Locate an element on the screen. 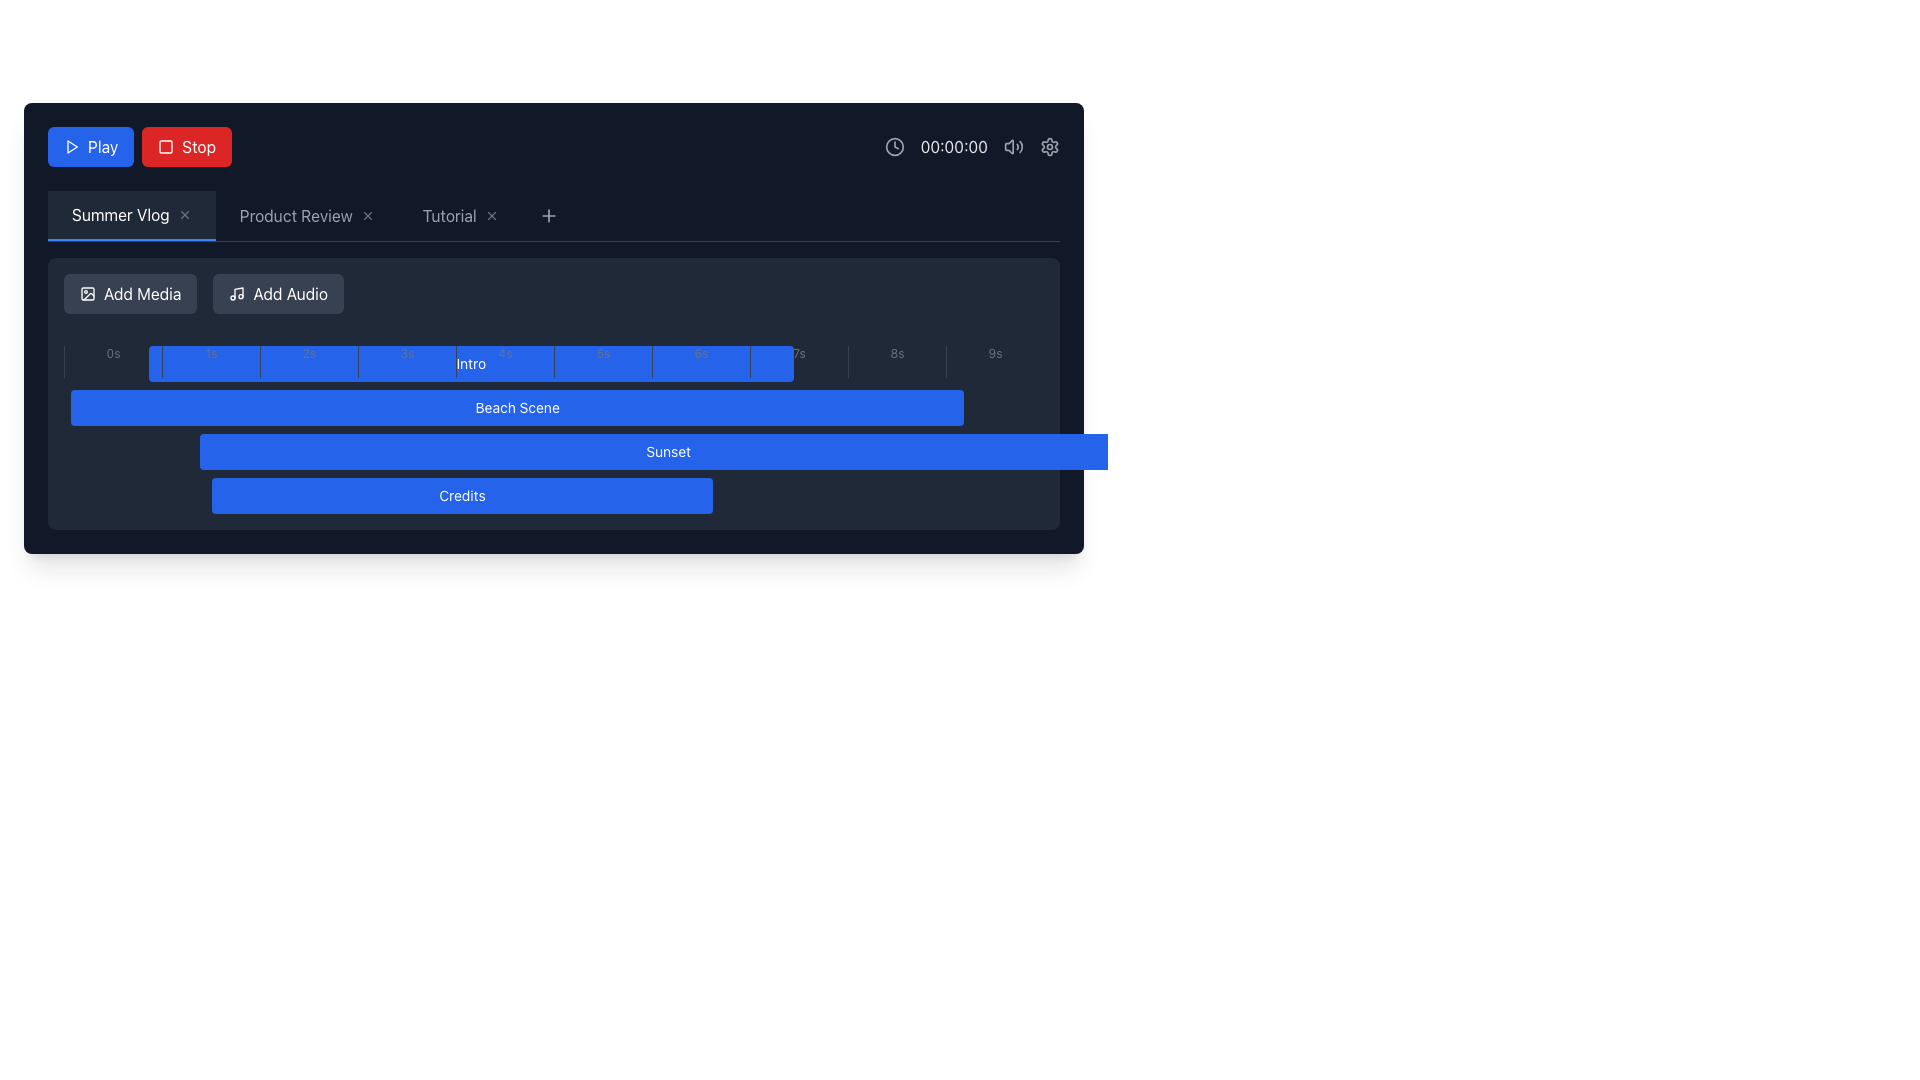 The width and height of the screenshot is (1920, 1080). the speaker icon with sound wave lines is located at coordinates (1013, 145).